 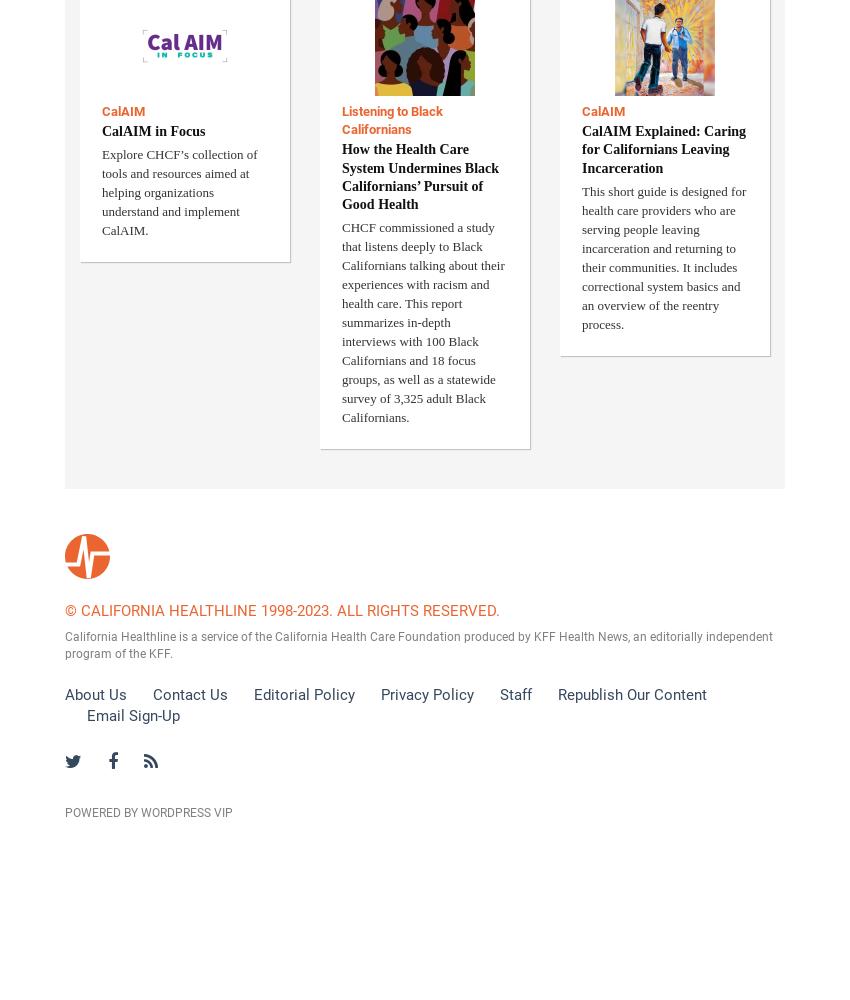 What do you see at coordinates (170, 654) in the screenshot?
I see `'.'` at bounding box center [170, 654].